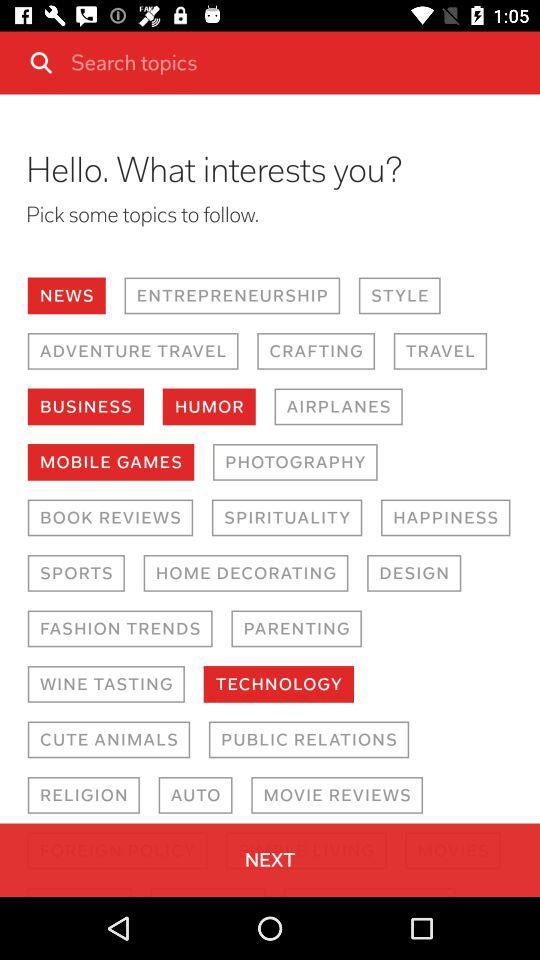  Describe the element at coordinates (75, 573) in the screenshot. I see `the item above the fashion trends icon` at that location.